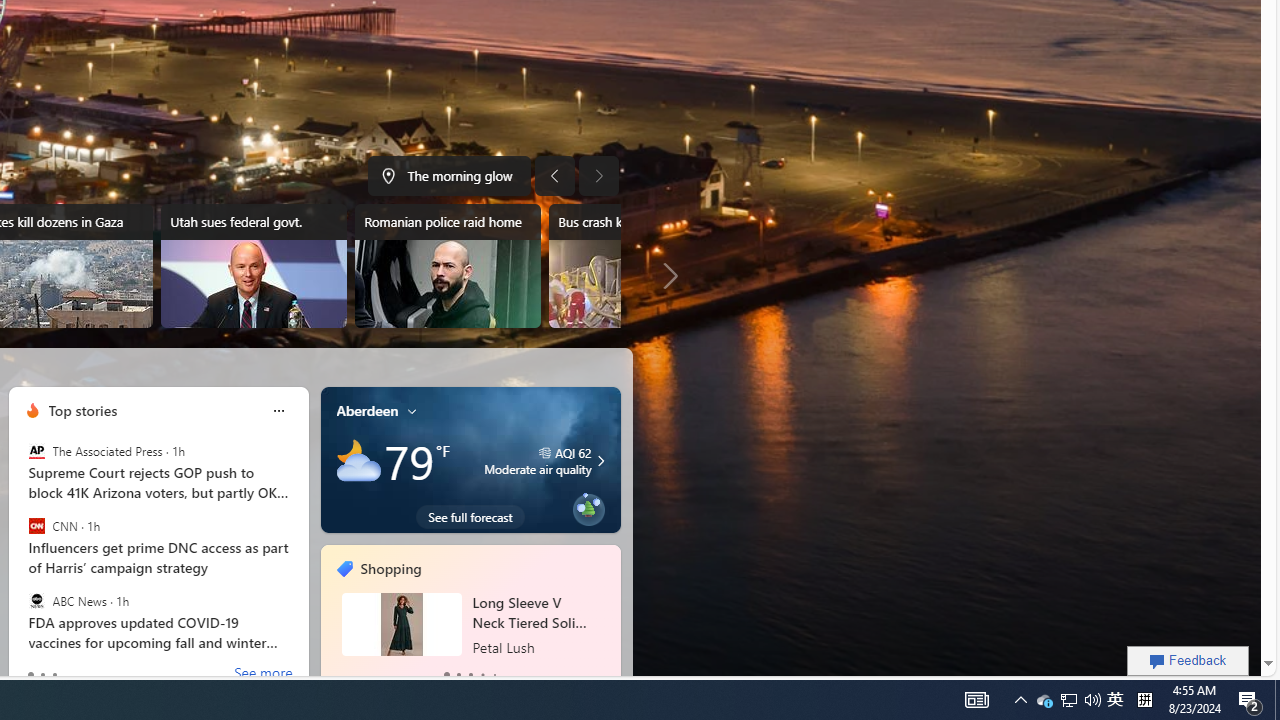 The height and width of the screenshot is (720, 1280). What do you see at coordinates (448, 175) in the screenshot?
I see `'The morning glow'` at bounding box center [448, 175].